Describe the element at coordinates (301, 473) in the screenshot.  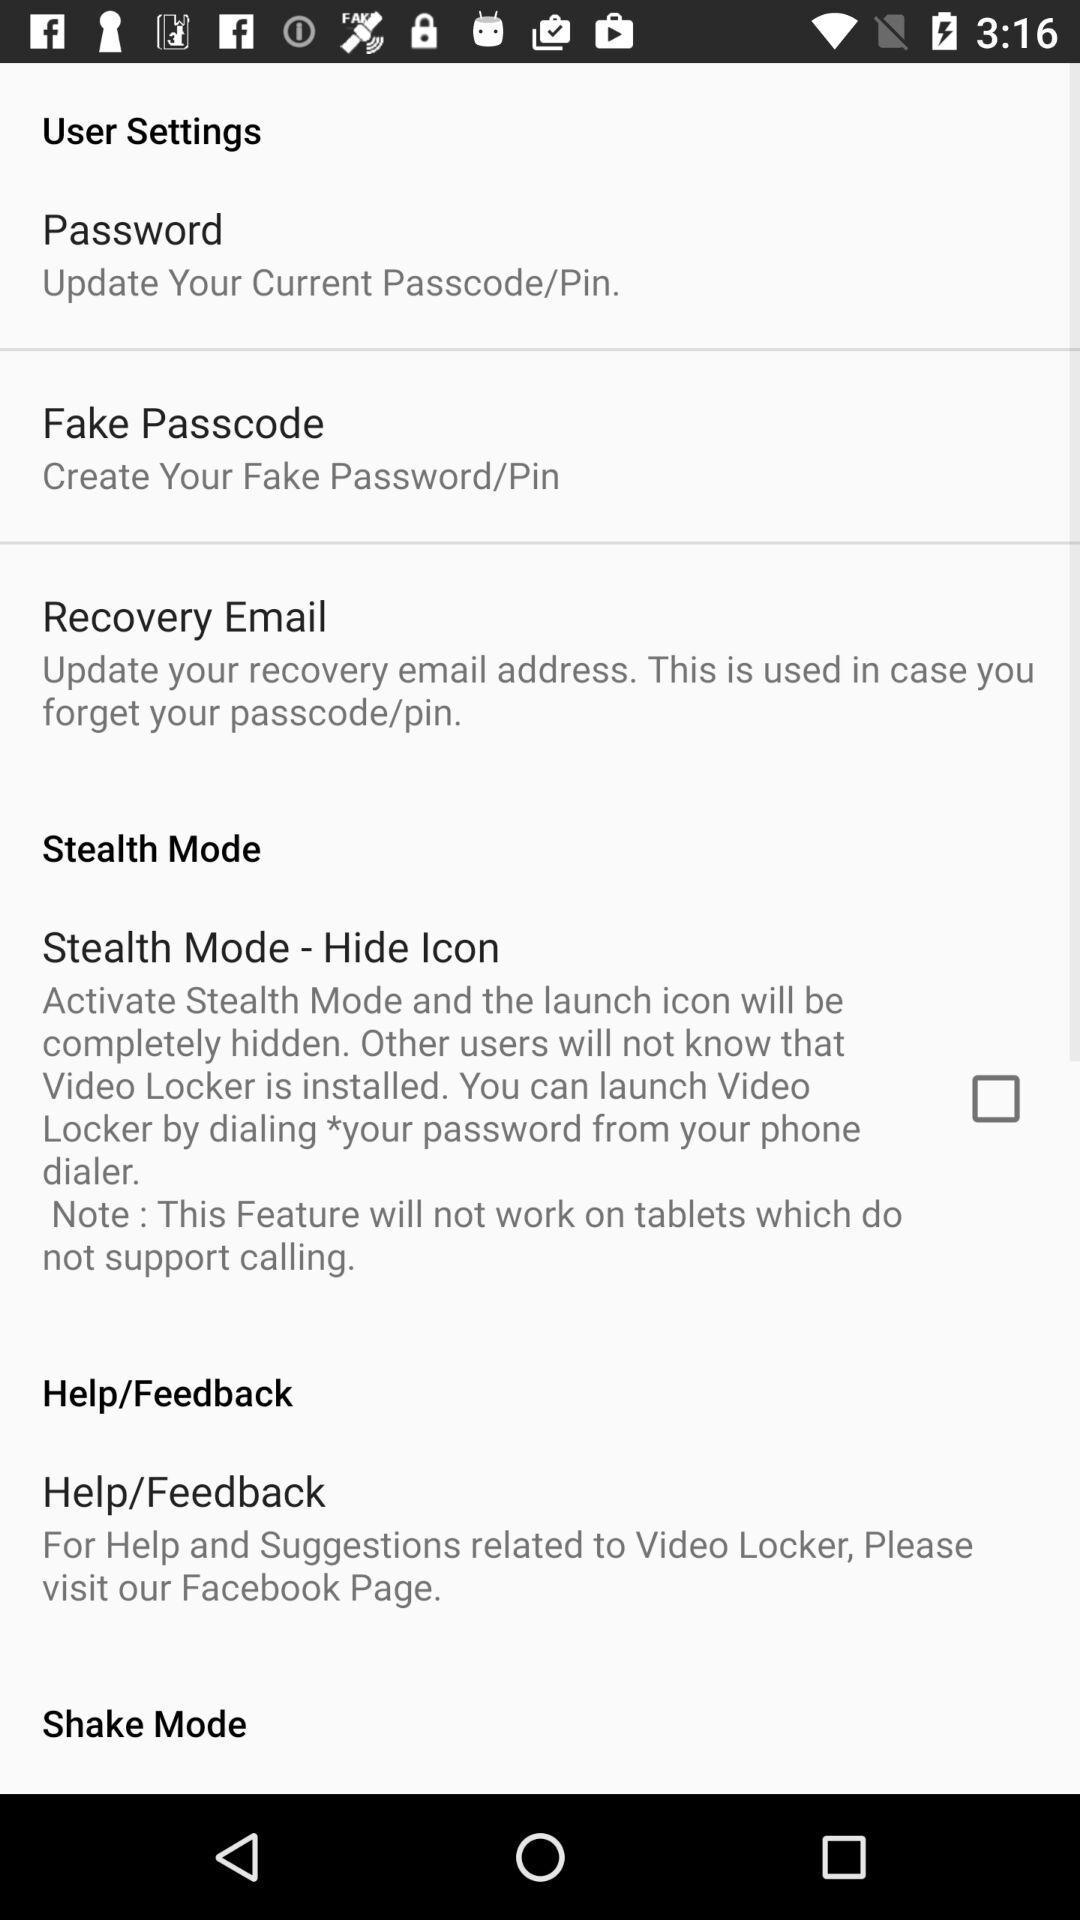
I see `app below the fake passcode app` at that location.